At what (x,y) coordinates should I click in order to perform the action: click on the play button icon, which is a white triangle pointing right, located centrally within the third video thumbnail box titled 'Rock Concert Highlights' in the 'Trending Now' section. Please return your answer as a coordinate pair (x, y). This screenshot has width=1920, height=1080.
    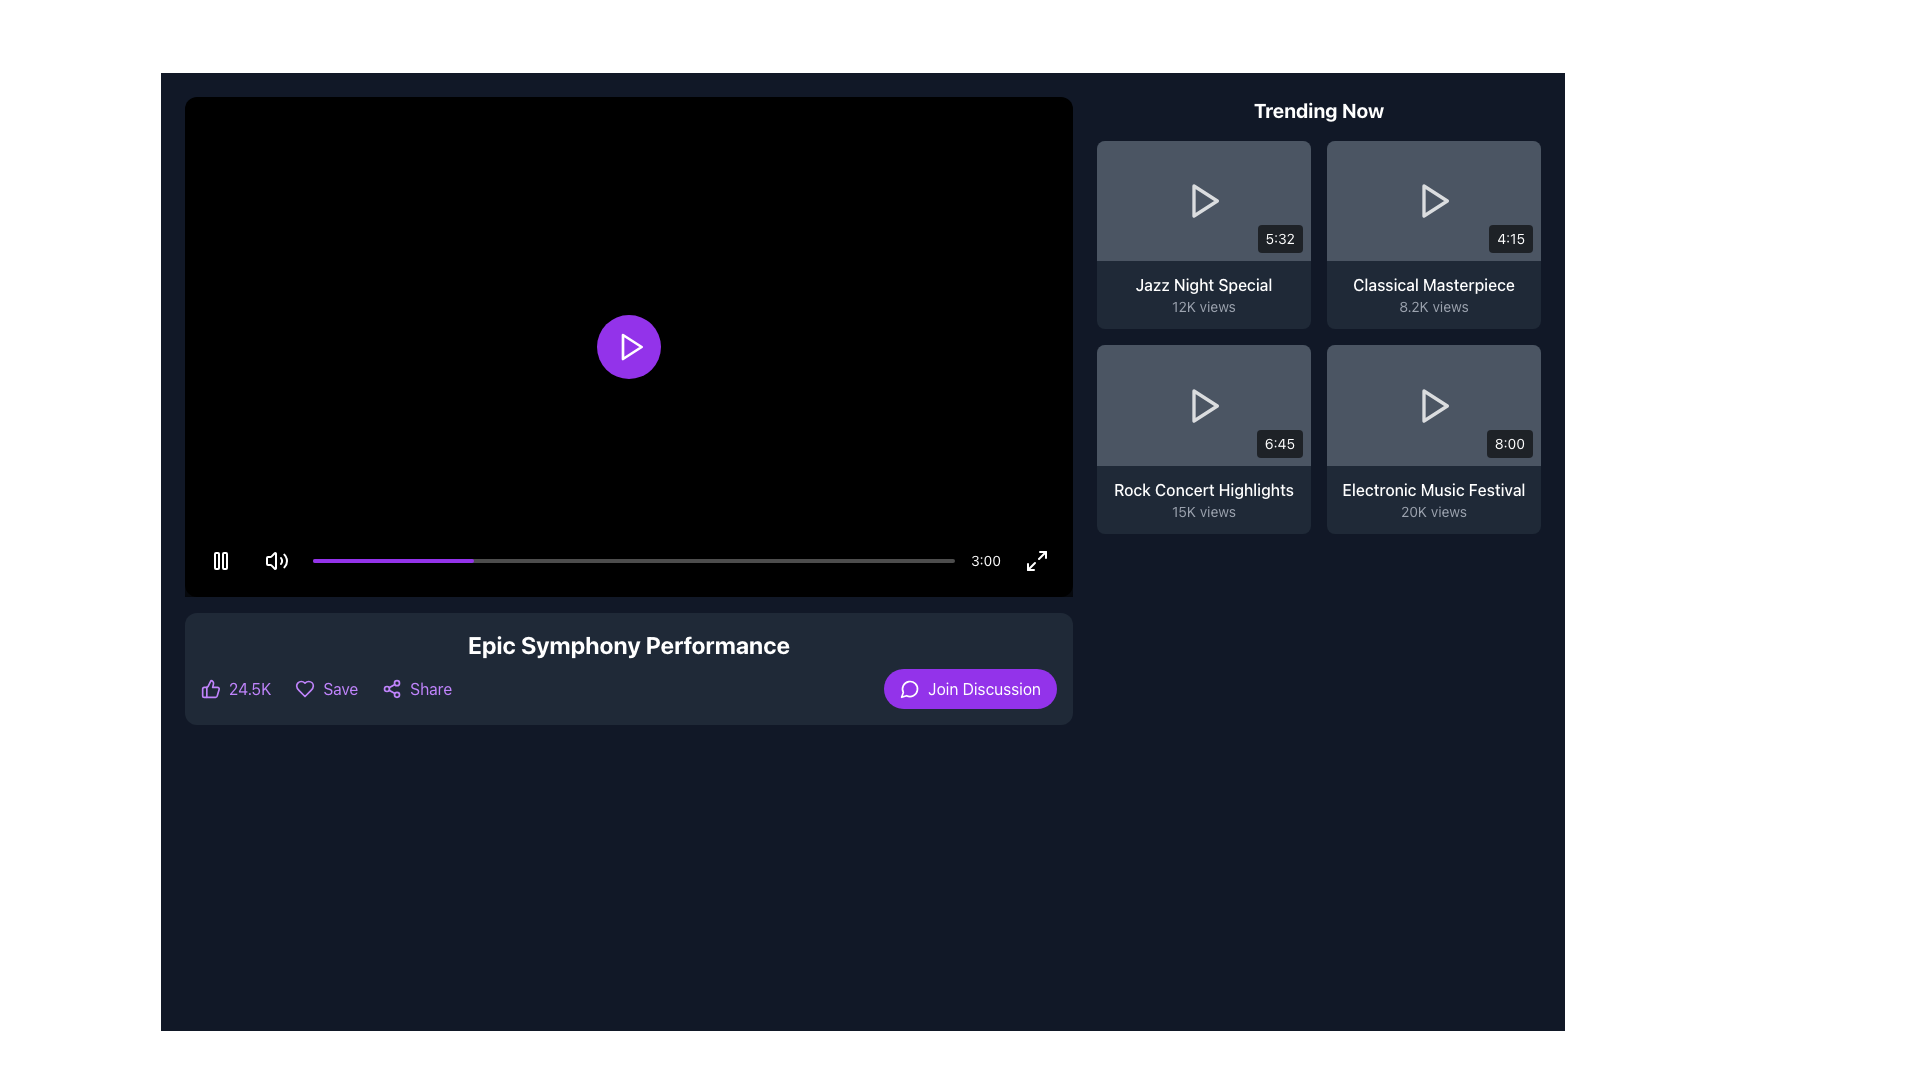
    Looking at the image, I should click on (1203, 405).